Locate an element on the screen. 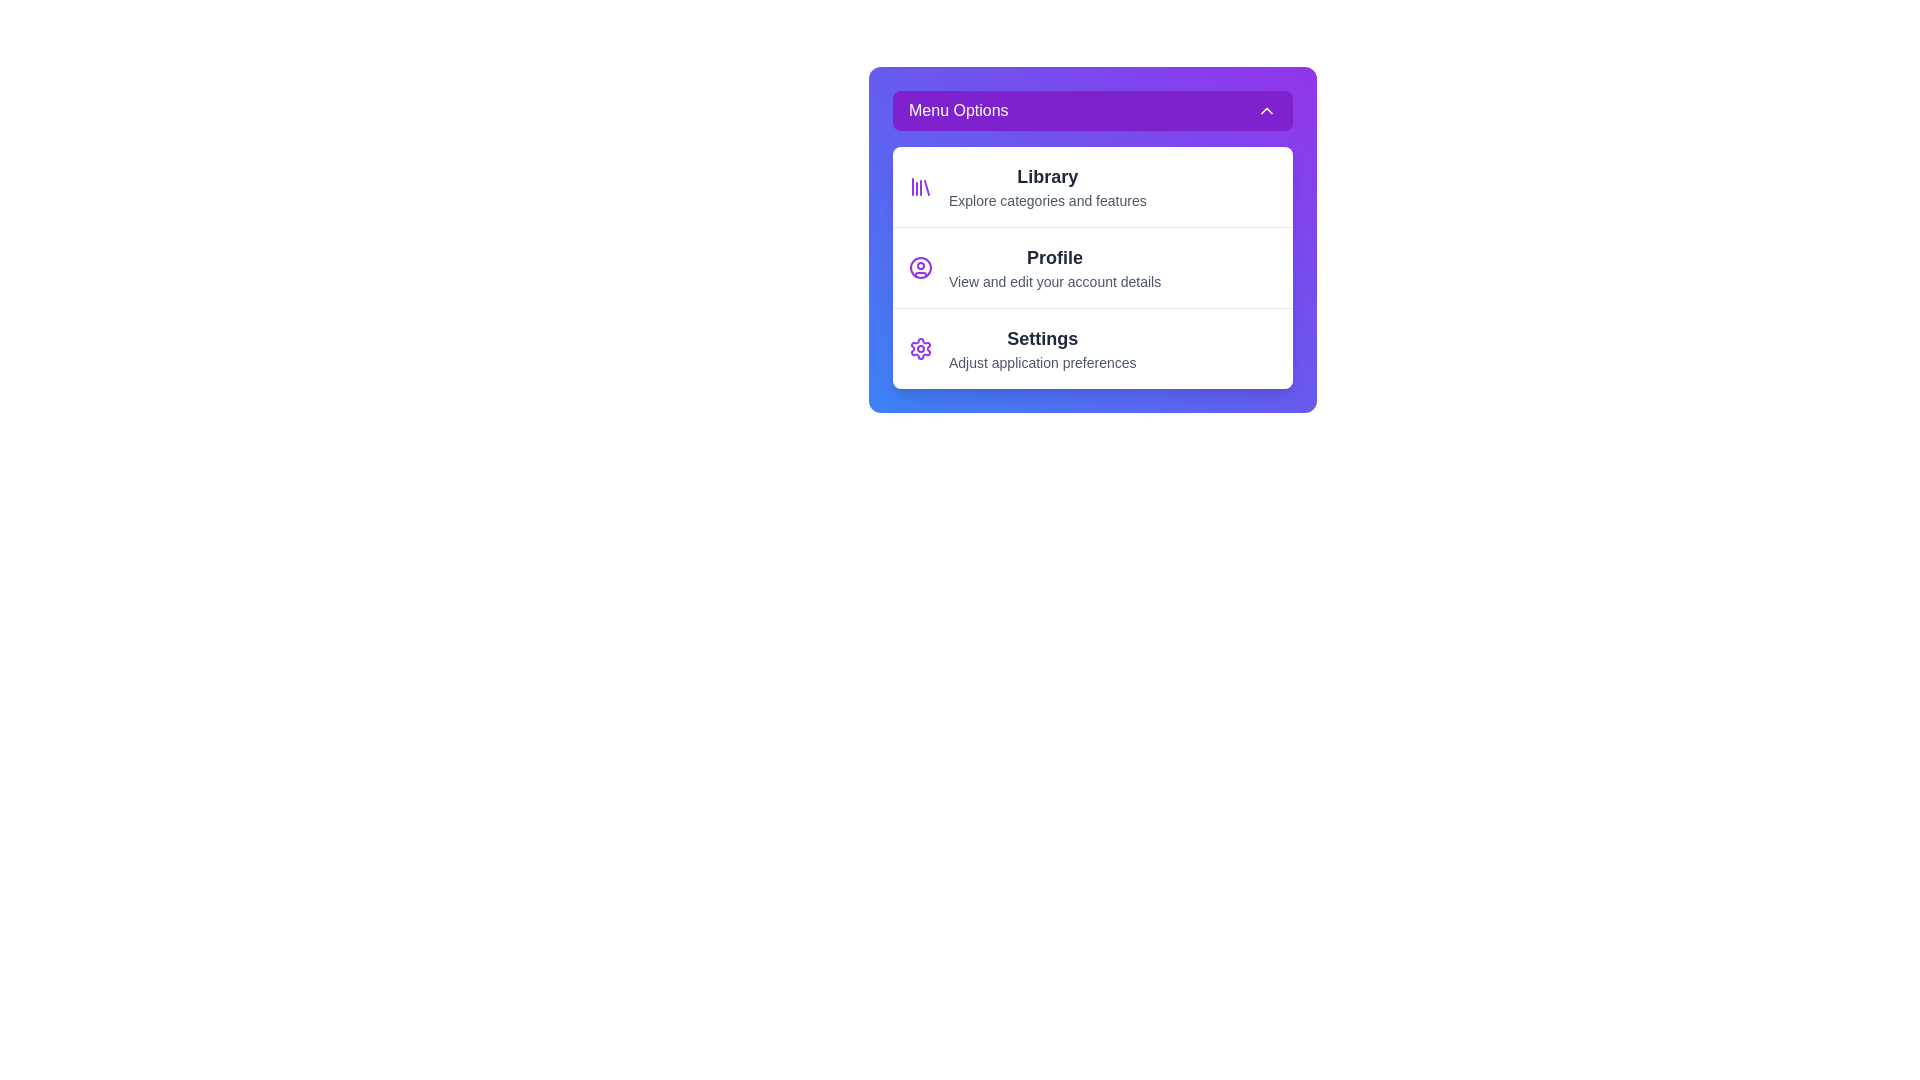 This screenshot has width=1920, height=1080. the purple outer ring of the icon located beside the 'Profile' section in the menu is located at coordinates (920, 266).